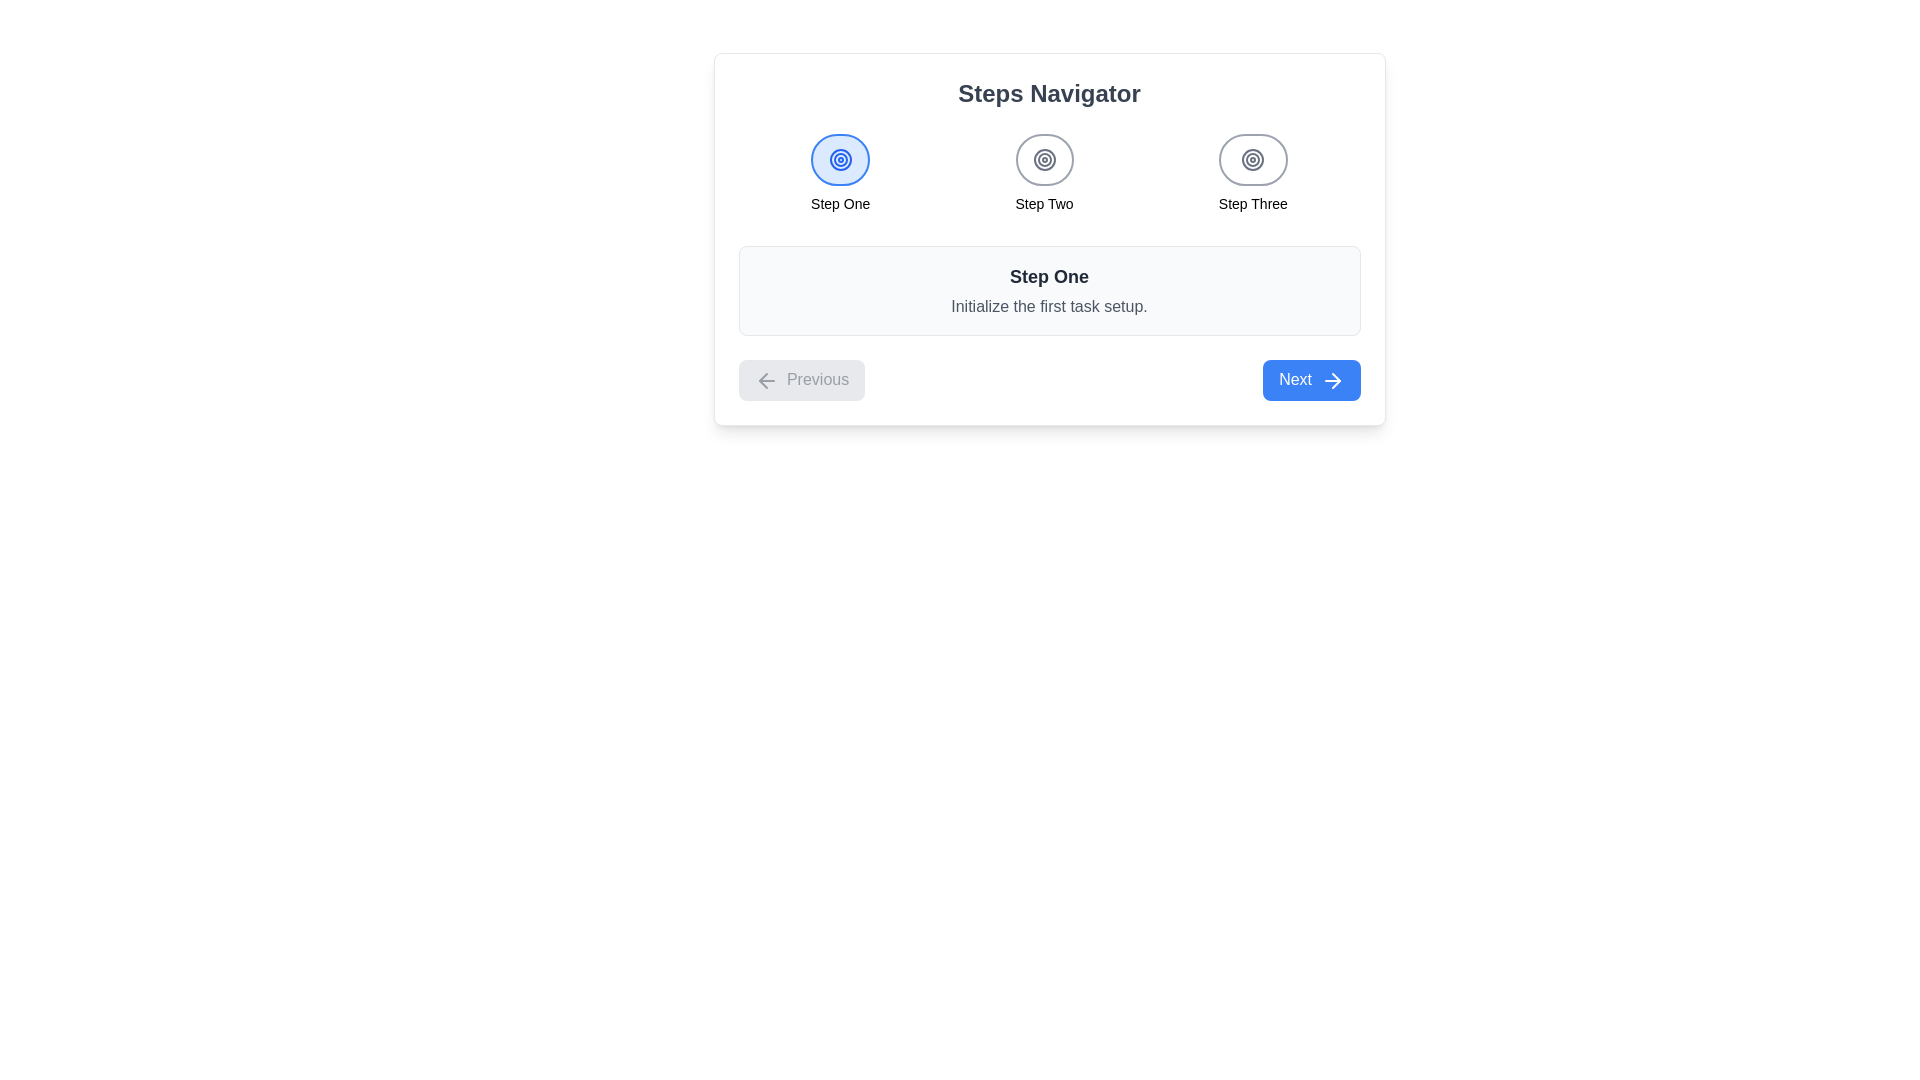 This screenshot has width=1920, height=1080. Describe the element at coordinates (1043, 158) in the screenshot. I see `the second circular Navigation step indicator labeled 'Step Two' in the navigation bar` at that location.